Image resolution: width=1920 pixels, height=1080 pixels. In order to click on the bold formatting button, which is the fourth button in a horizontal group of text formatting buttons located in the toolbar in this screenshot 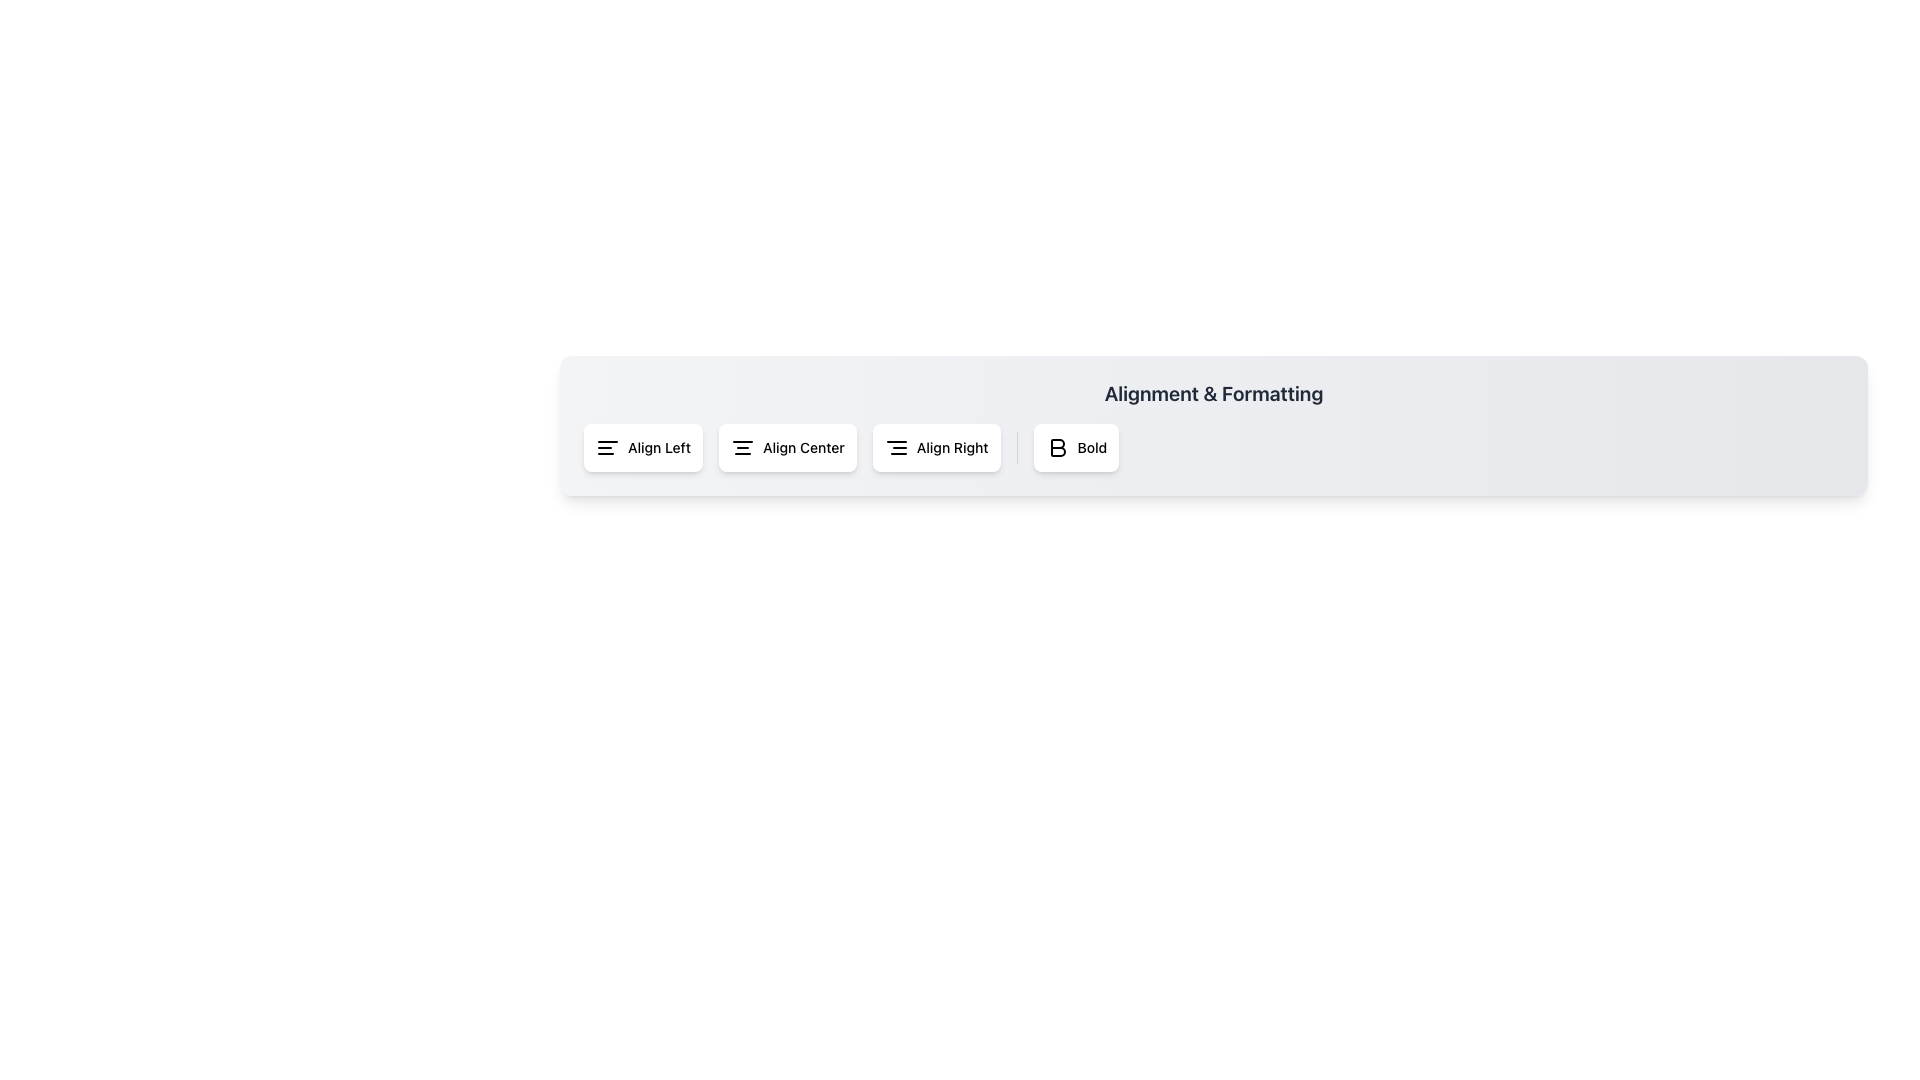, I will do `click(1075, 446)`.